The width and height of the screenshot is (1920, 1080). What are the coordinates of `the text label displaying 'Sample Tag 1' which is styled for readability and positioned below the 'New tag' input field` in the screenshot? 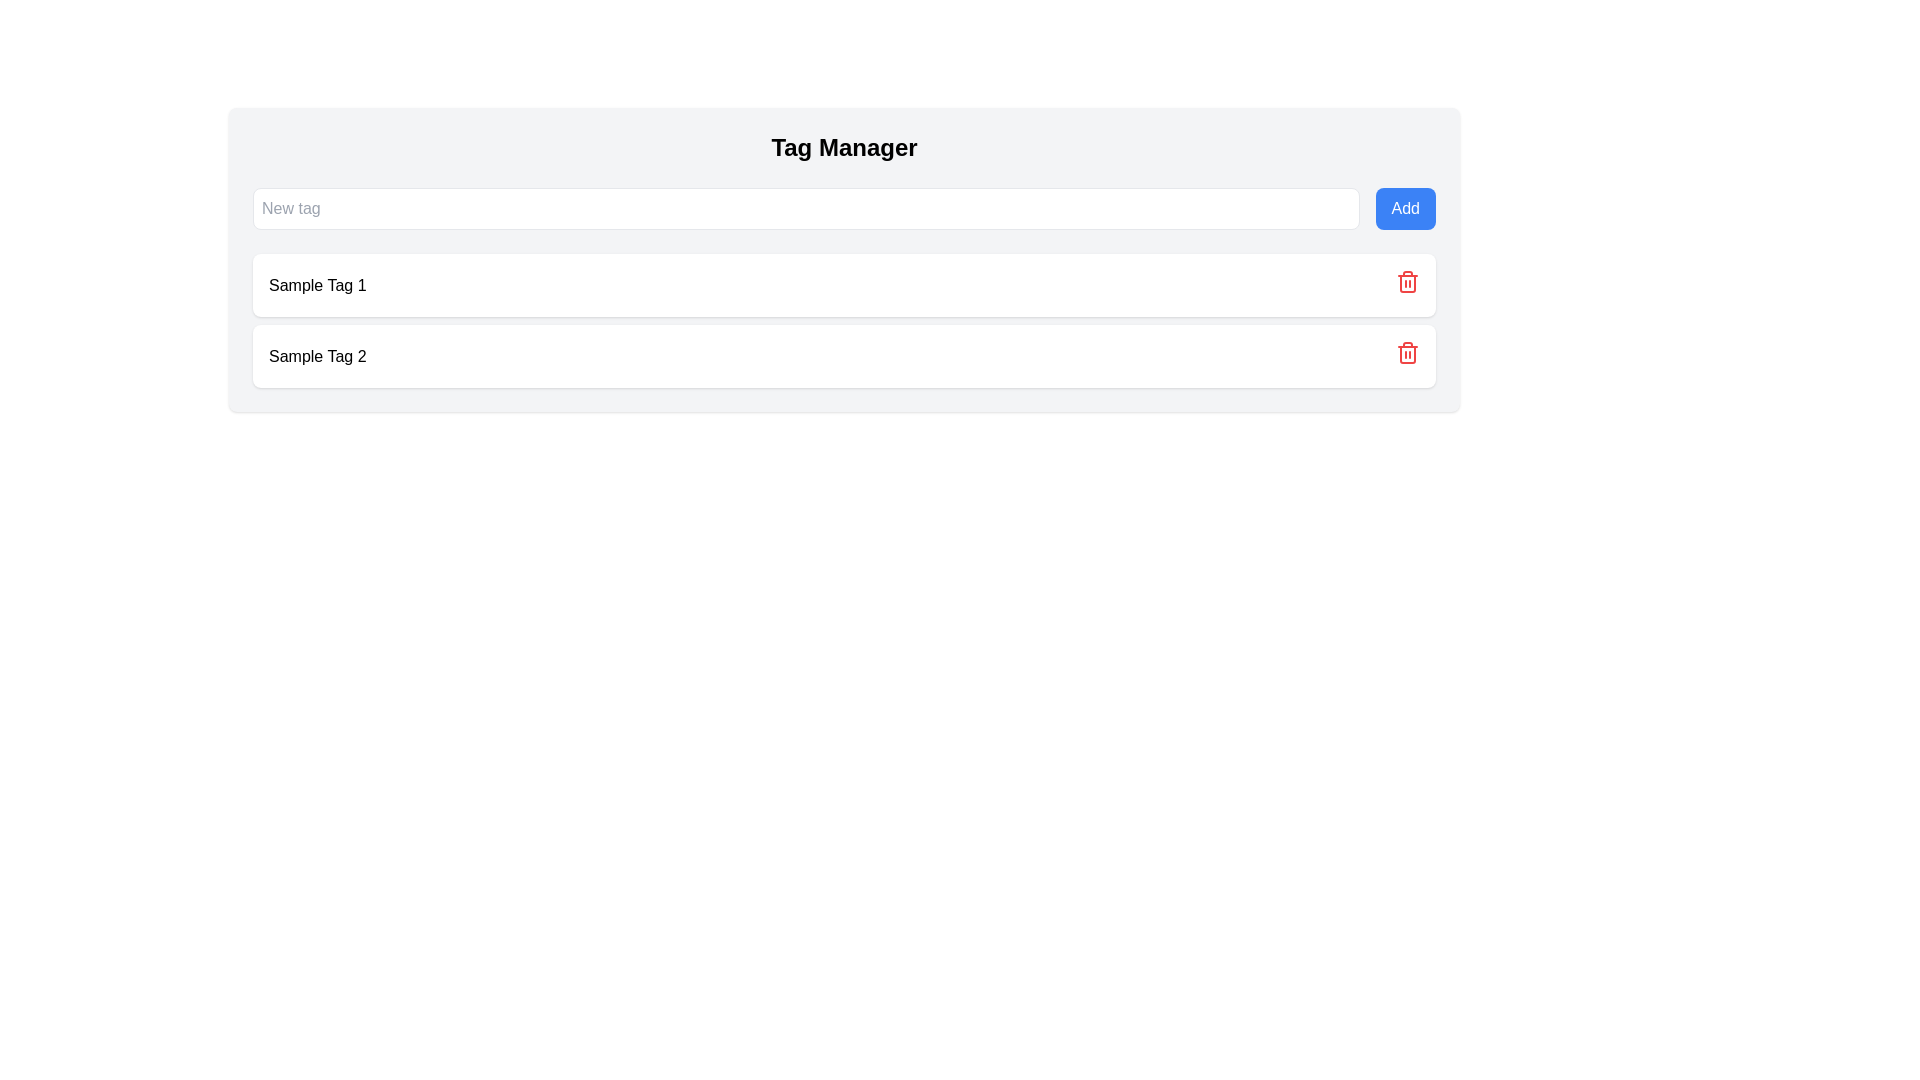 It's located at (316, 285).